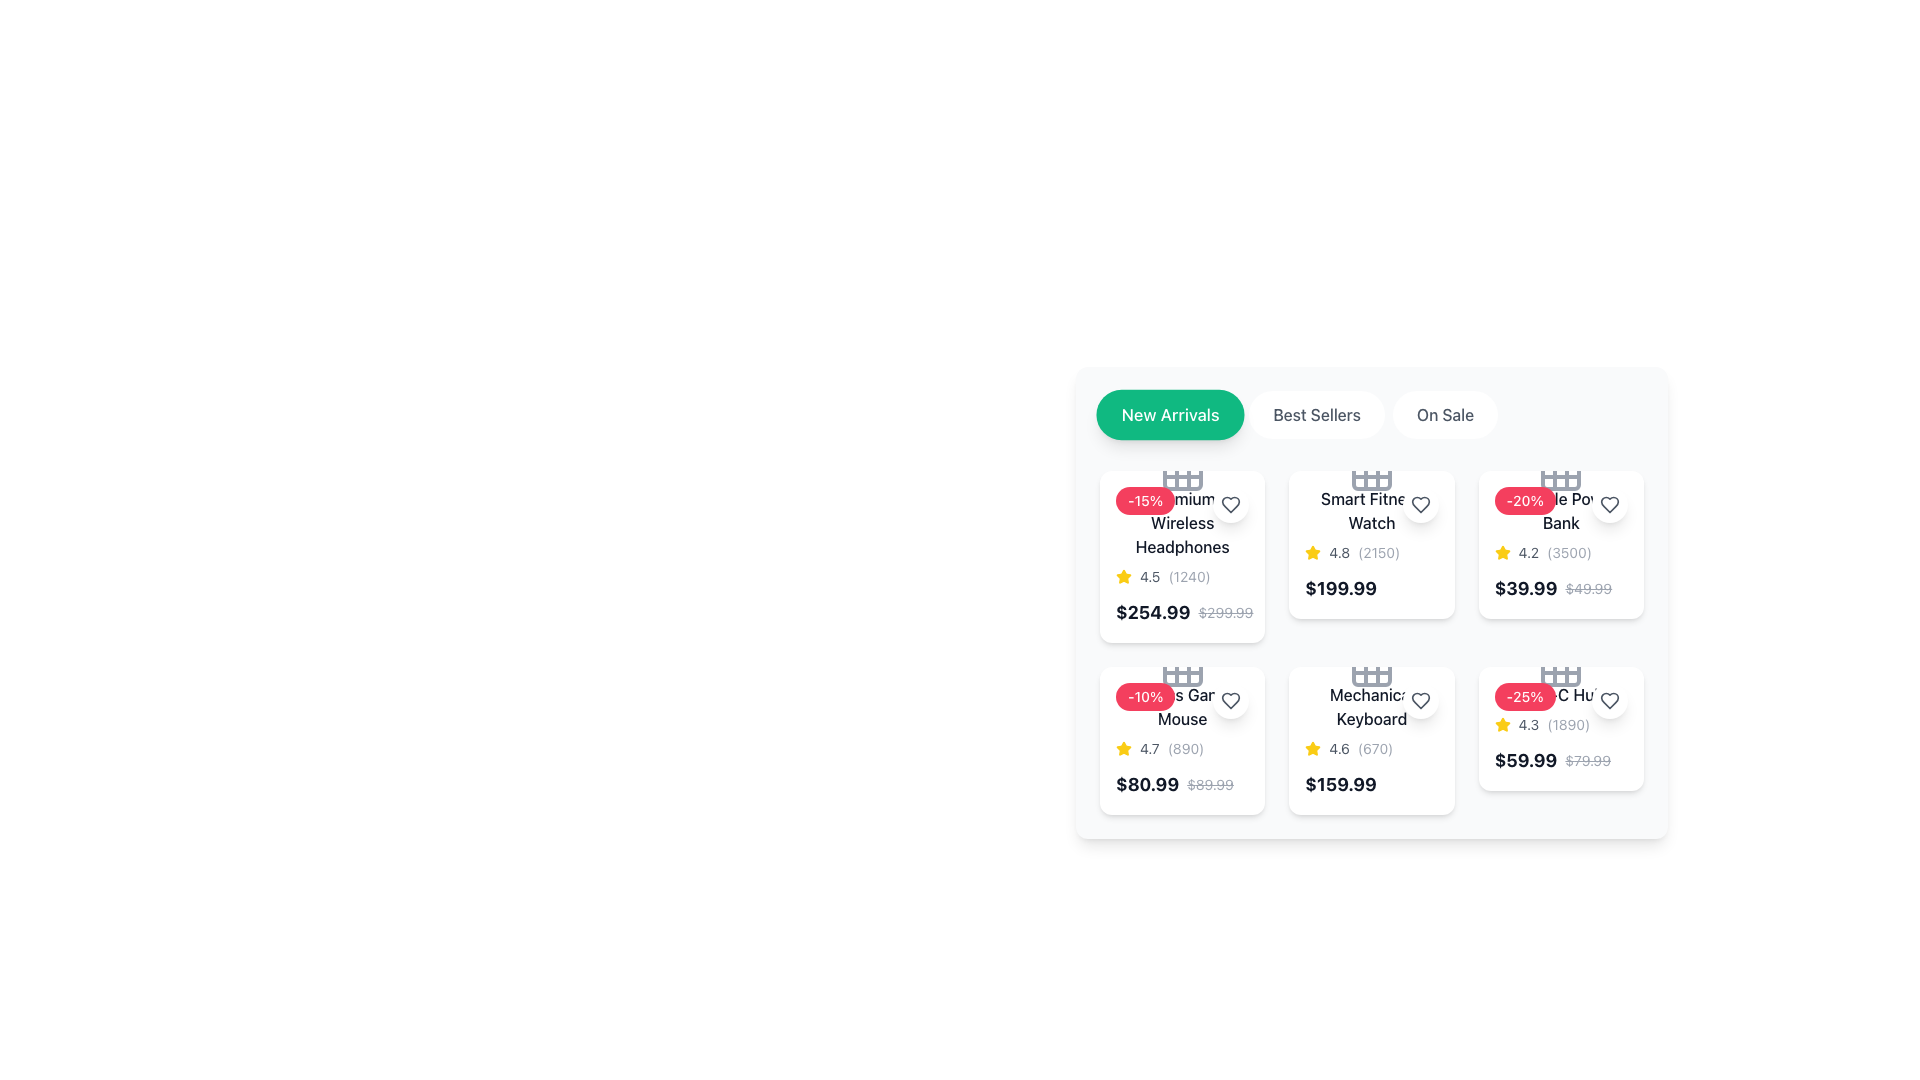  Describe the element at coordinates (1150, 577) in the screenshot. I see `the text label displaying the value '4.5', which is part of the rating and review section for a product, located between a yellow star icon and a gray text element showing '(1240)'` at that location.